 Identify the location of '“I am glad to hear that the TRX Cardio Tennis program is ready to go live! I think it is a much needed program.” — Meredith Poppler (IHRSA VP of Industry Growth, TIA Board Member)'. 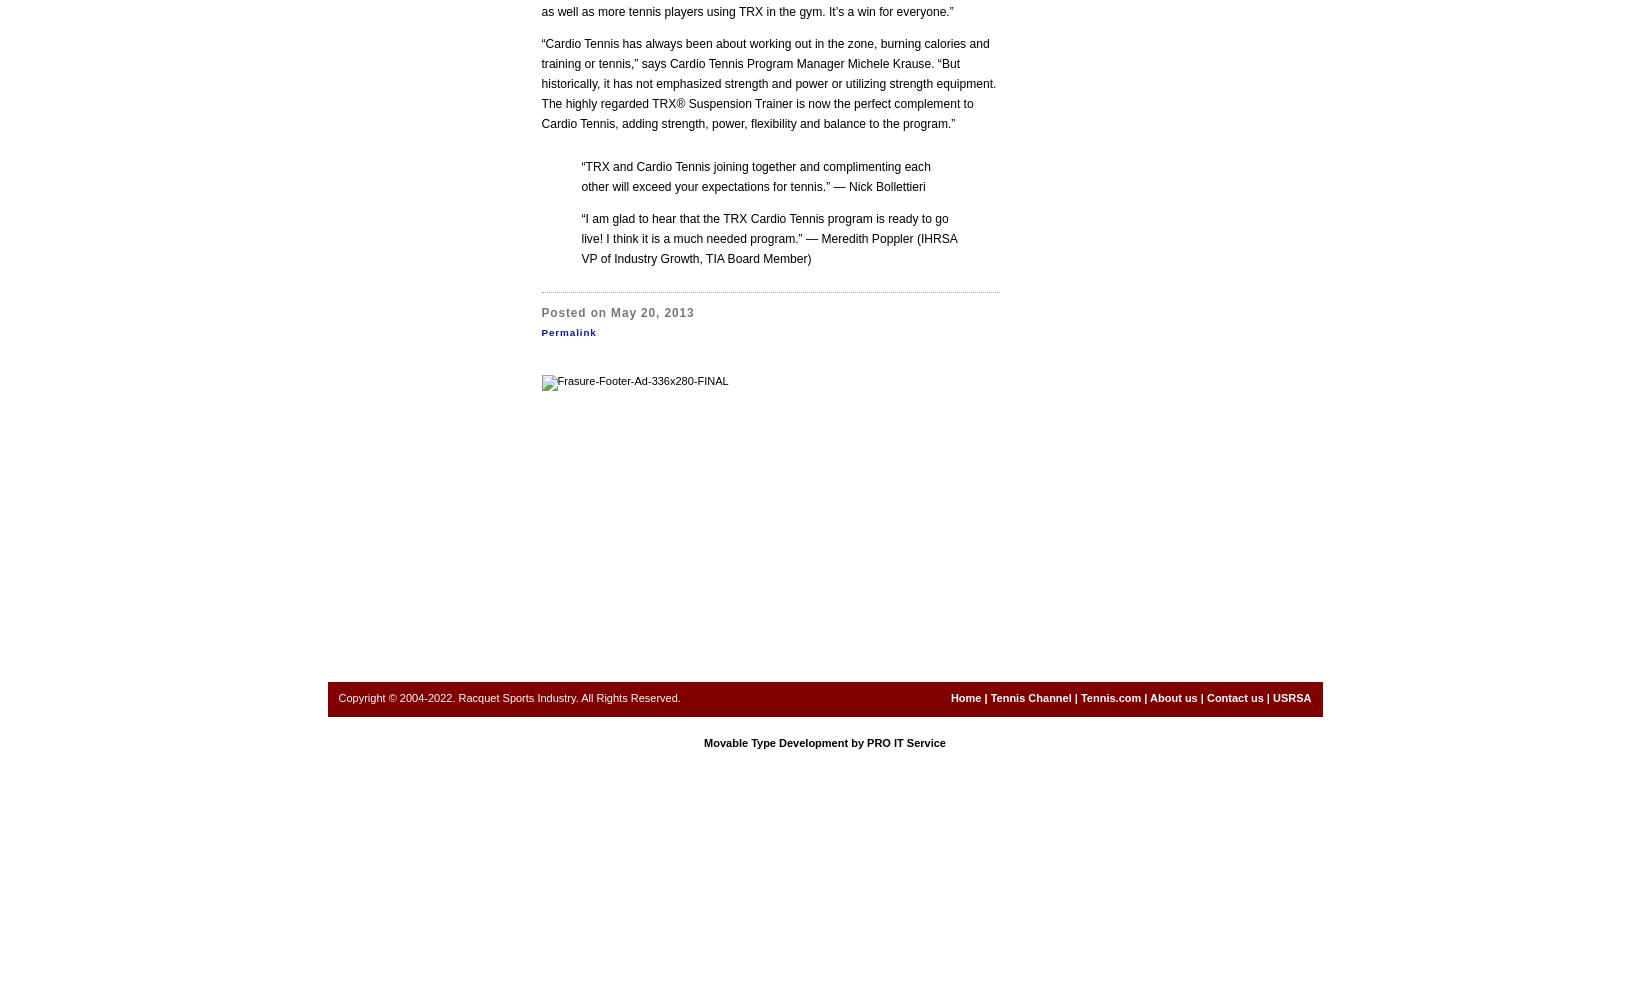
(579, 238).